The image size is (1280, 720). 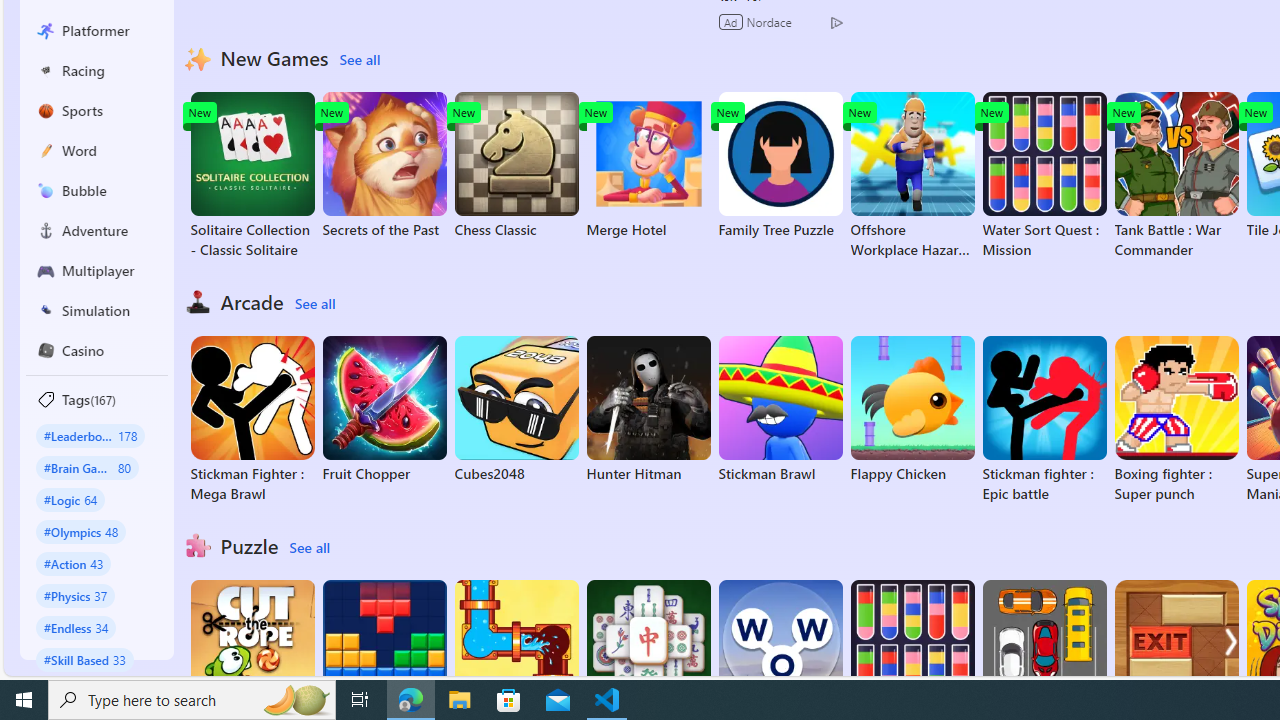 I want to click on 'Class: ad-choice  ad-choice-mono ', so click(x=836, y=21).